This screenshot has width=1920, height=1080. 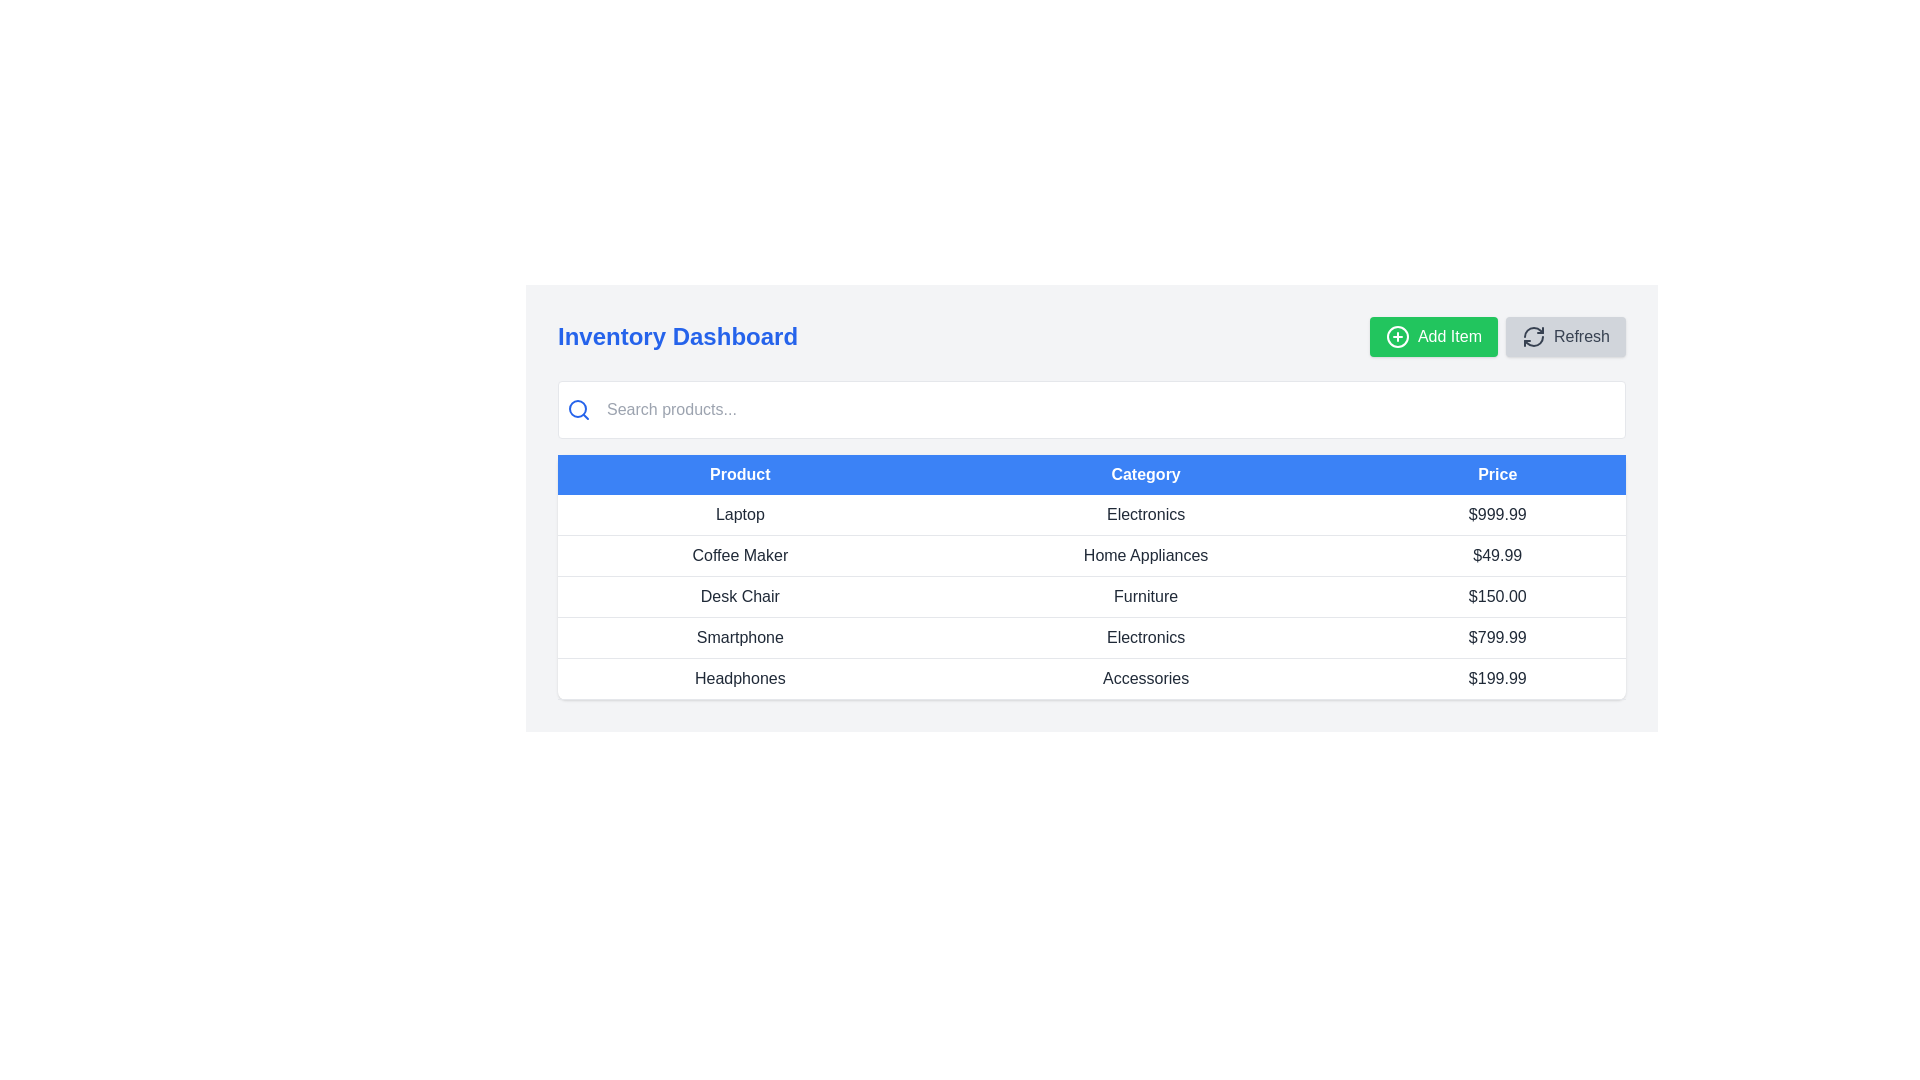 What do you see at coordinates (1497, 596) in the screenshot?
I see `text displayed in the bold font style '$150.00' located in the rightmost column of the table row corresponding to the product 'Desk Chair' under the 'Furniture' category` at bounding box center [1497, 596].